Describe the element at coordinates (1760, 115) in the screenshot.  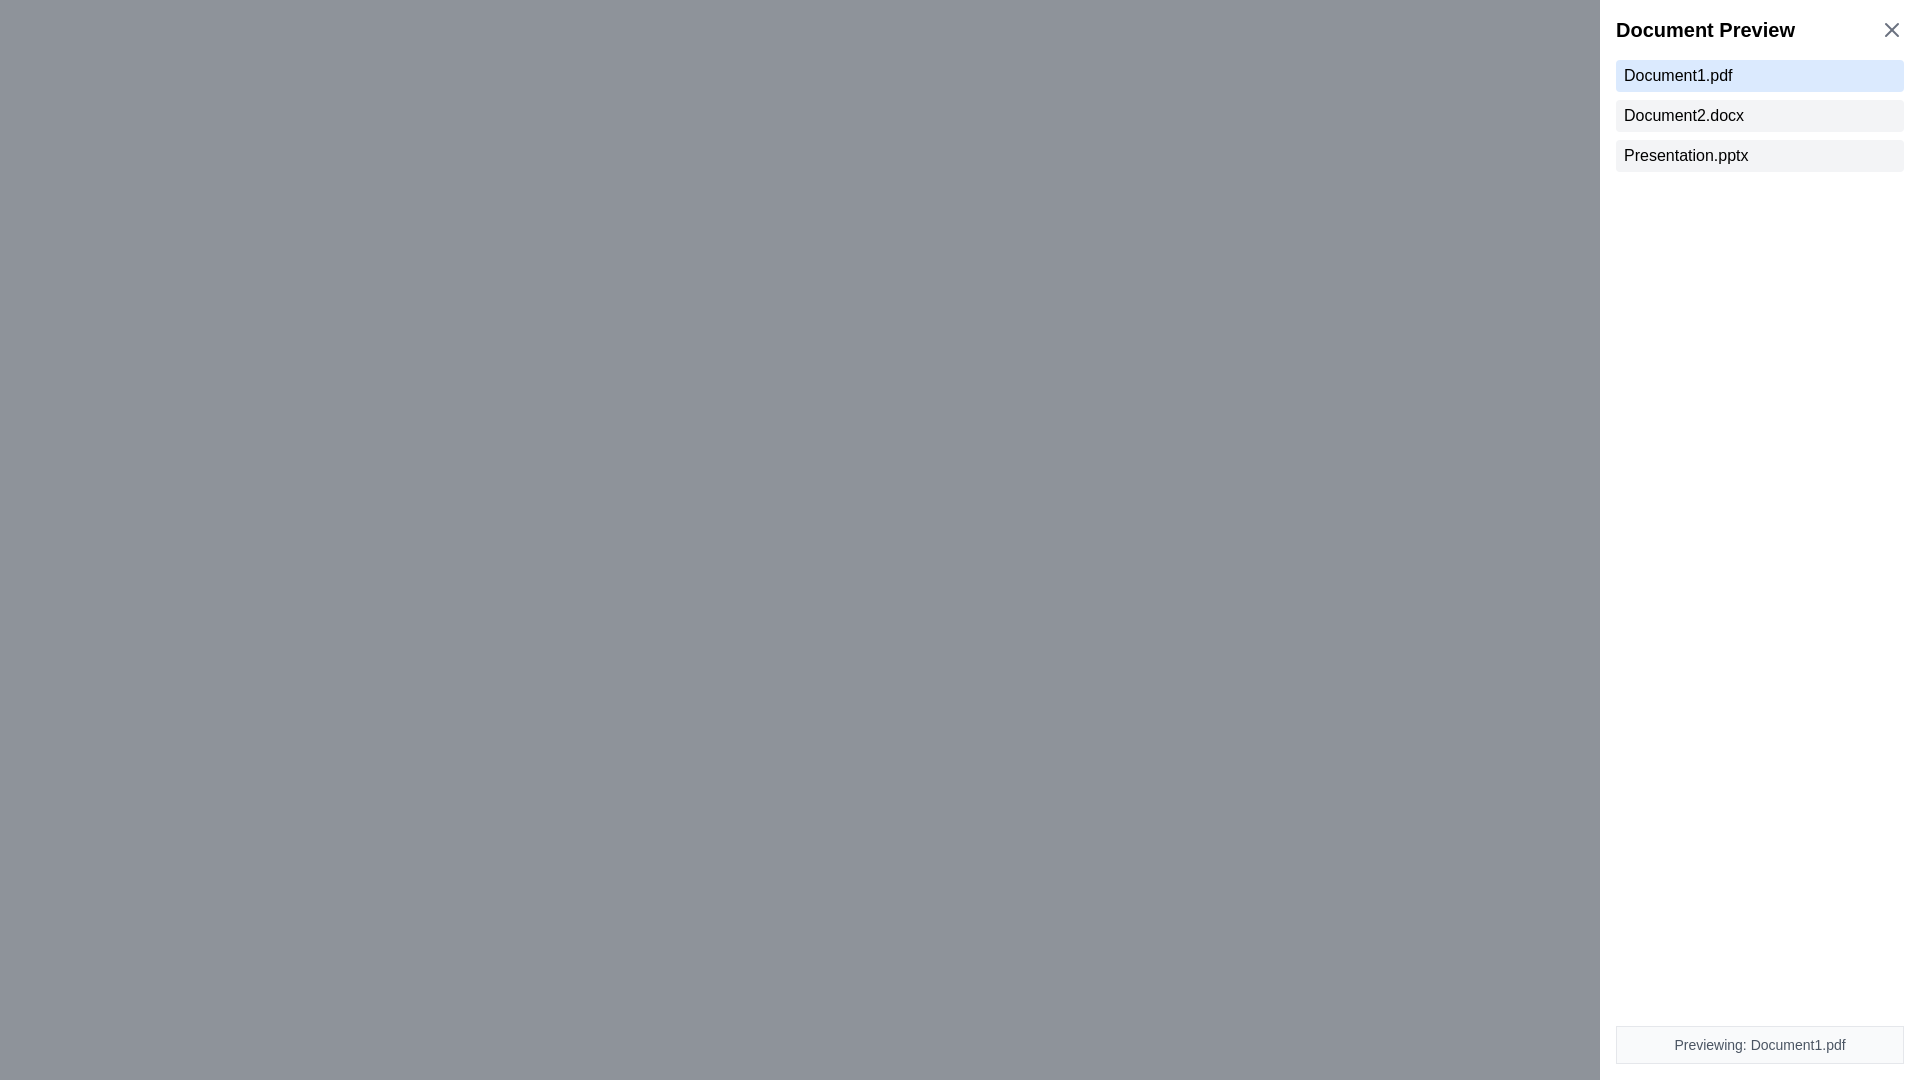
I see `the list item 'Document2.docx' in the 'Document Preview' panel` at that location.